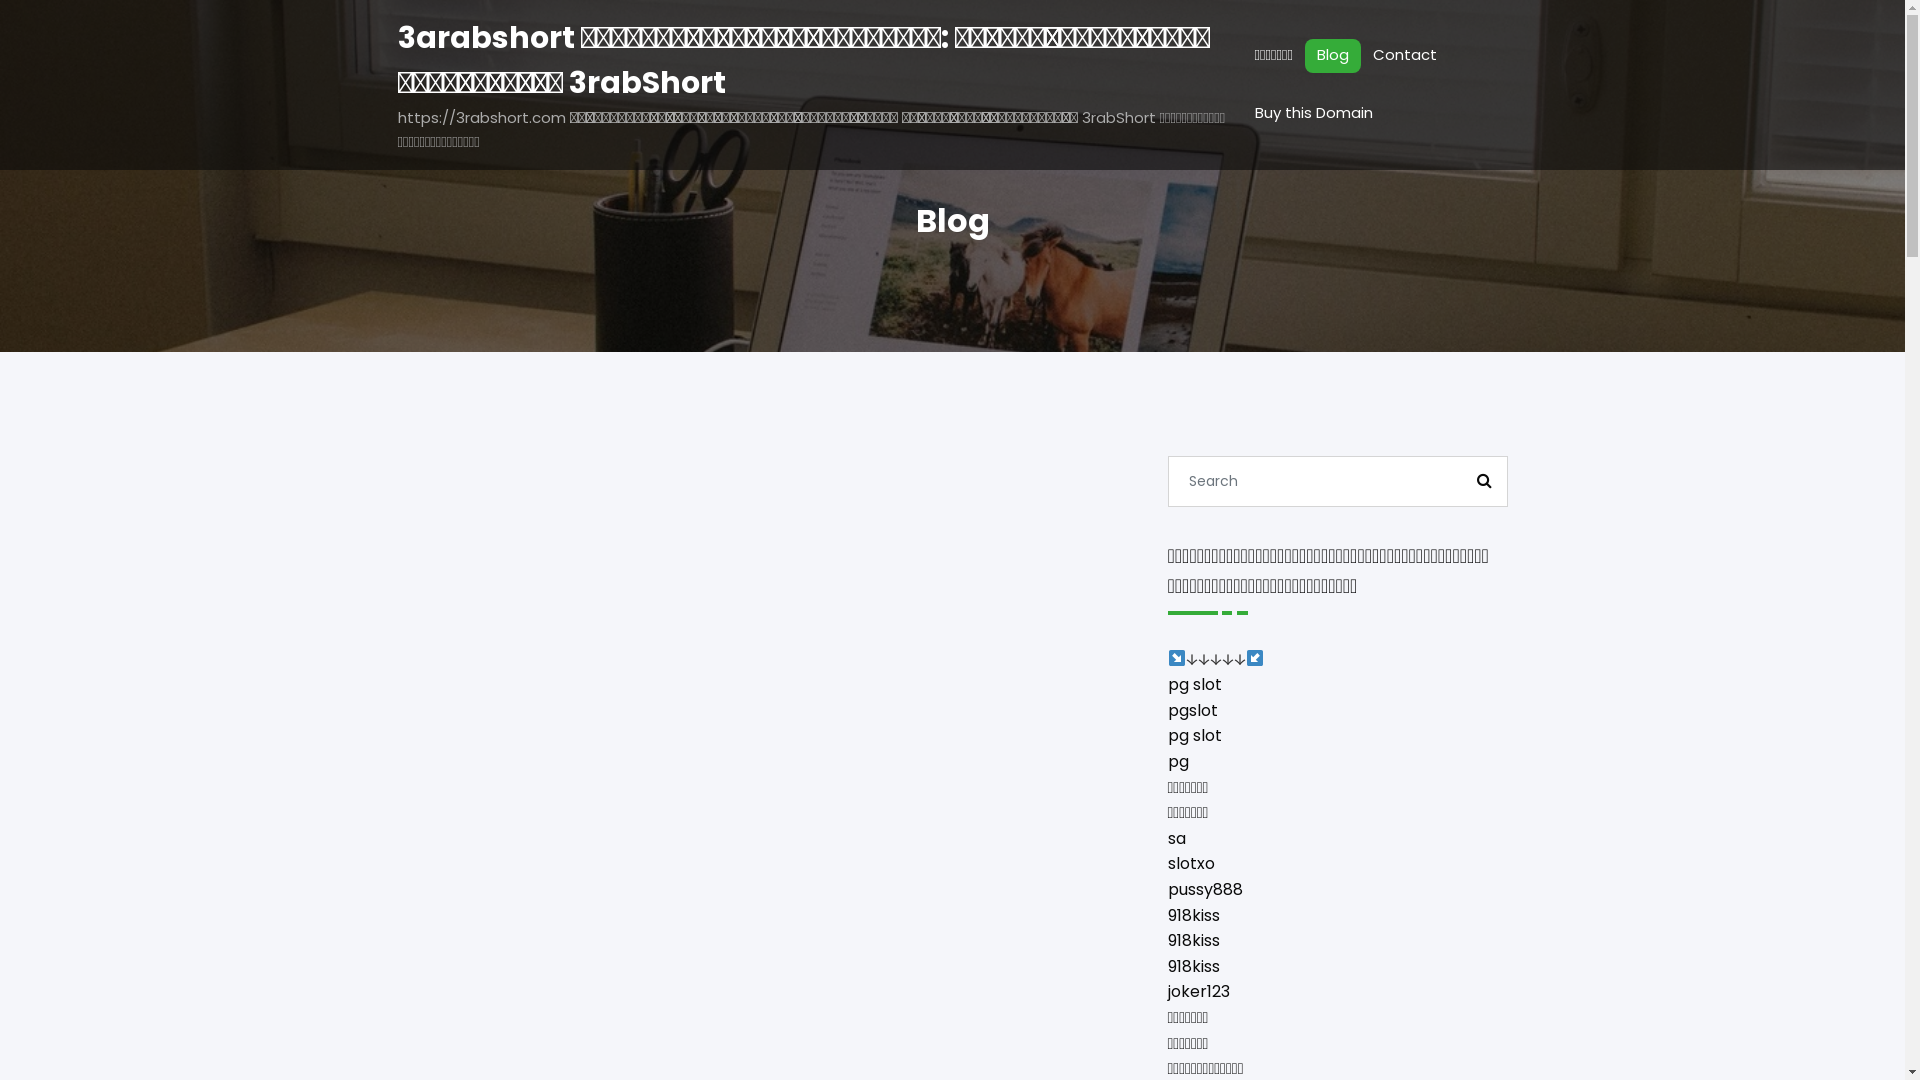  What do you see at coordinates (1404, 55) in the screenshot?
I see `'Contact'` at bounding box center [1404, 55].